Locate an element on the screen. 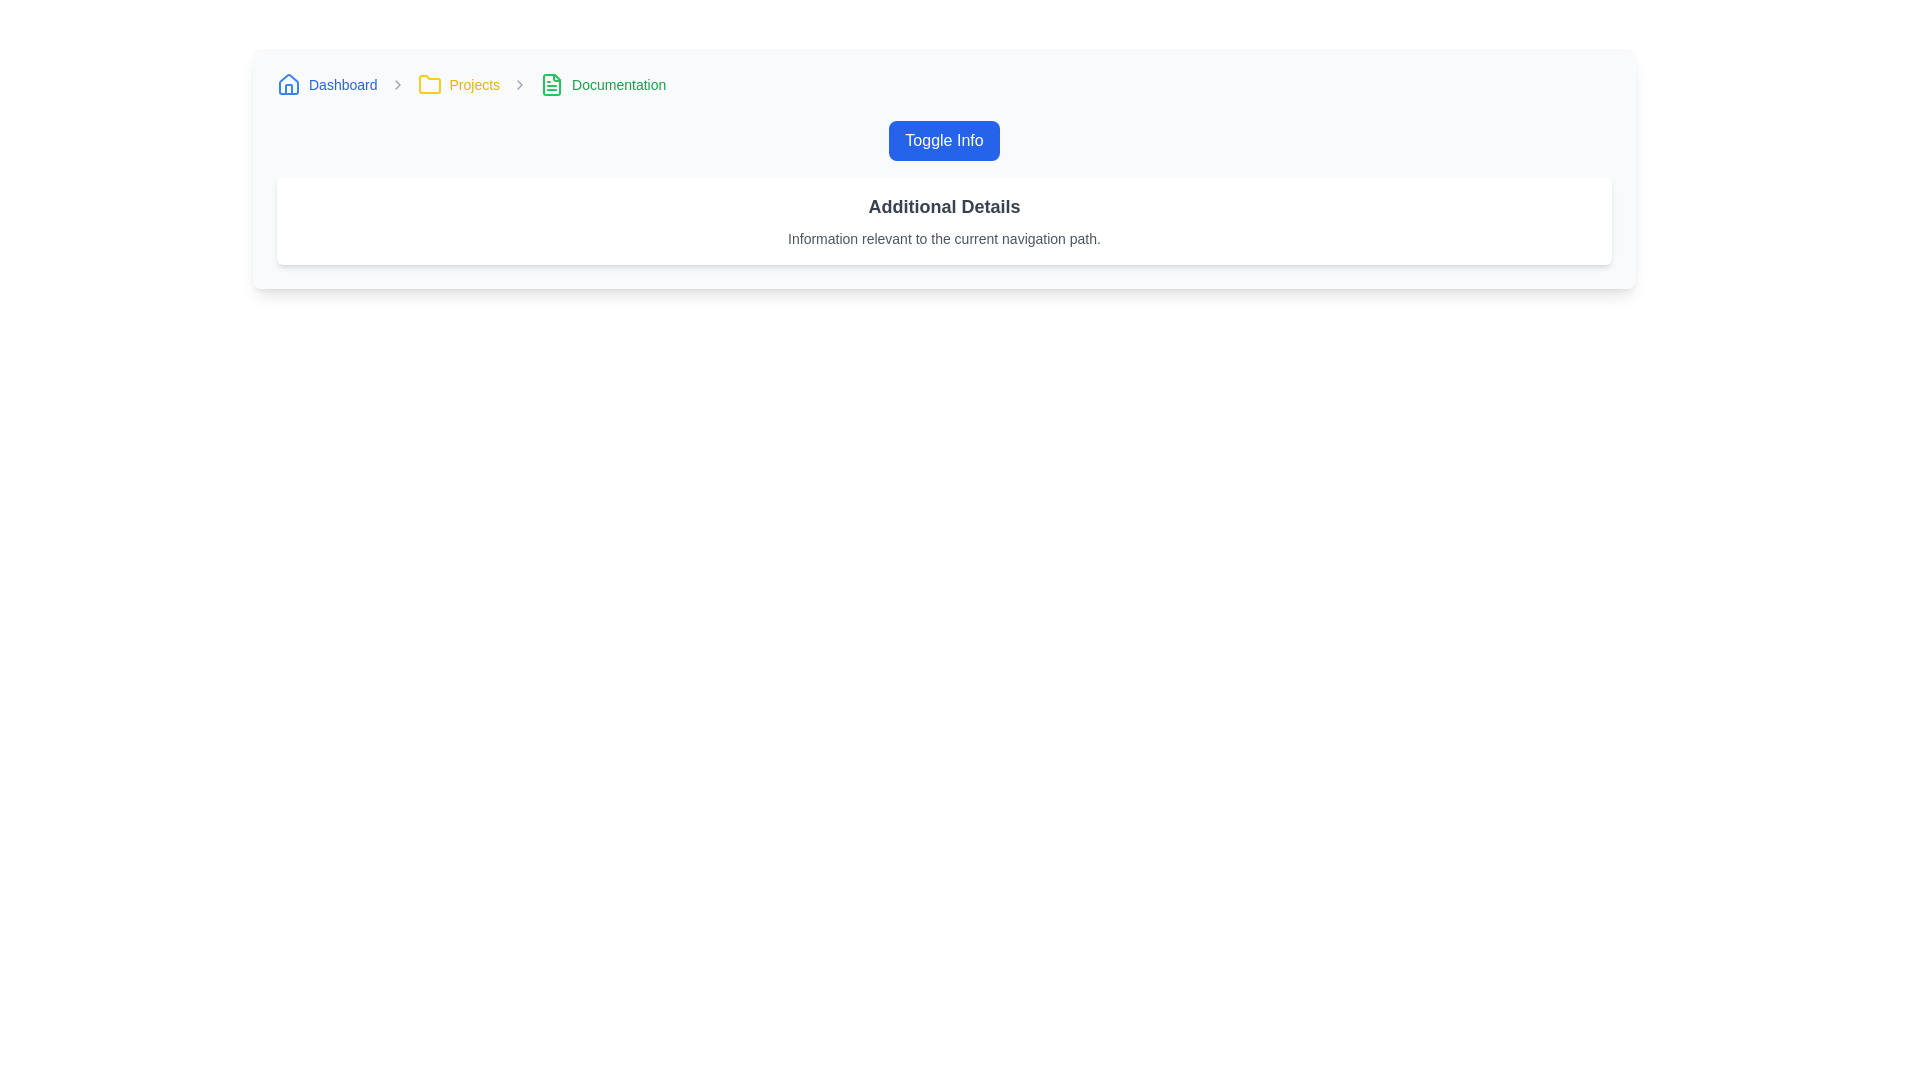  properties of the right-pointing arrow icon located in the breadcrumb navigation bar between 'Projects' and 'Documentation' is located at coordinates (520, 83).